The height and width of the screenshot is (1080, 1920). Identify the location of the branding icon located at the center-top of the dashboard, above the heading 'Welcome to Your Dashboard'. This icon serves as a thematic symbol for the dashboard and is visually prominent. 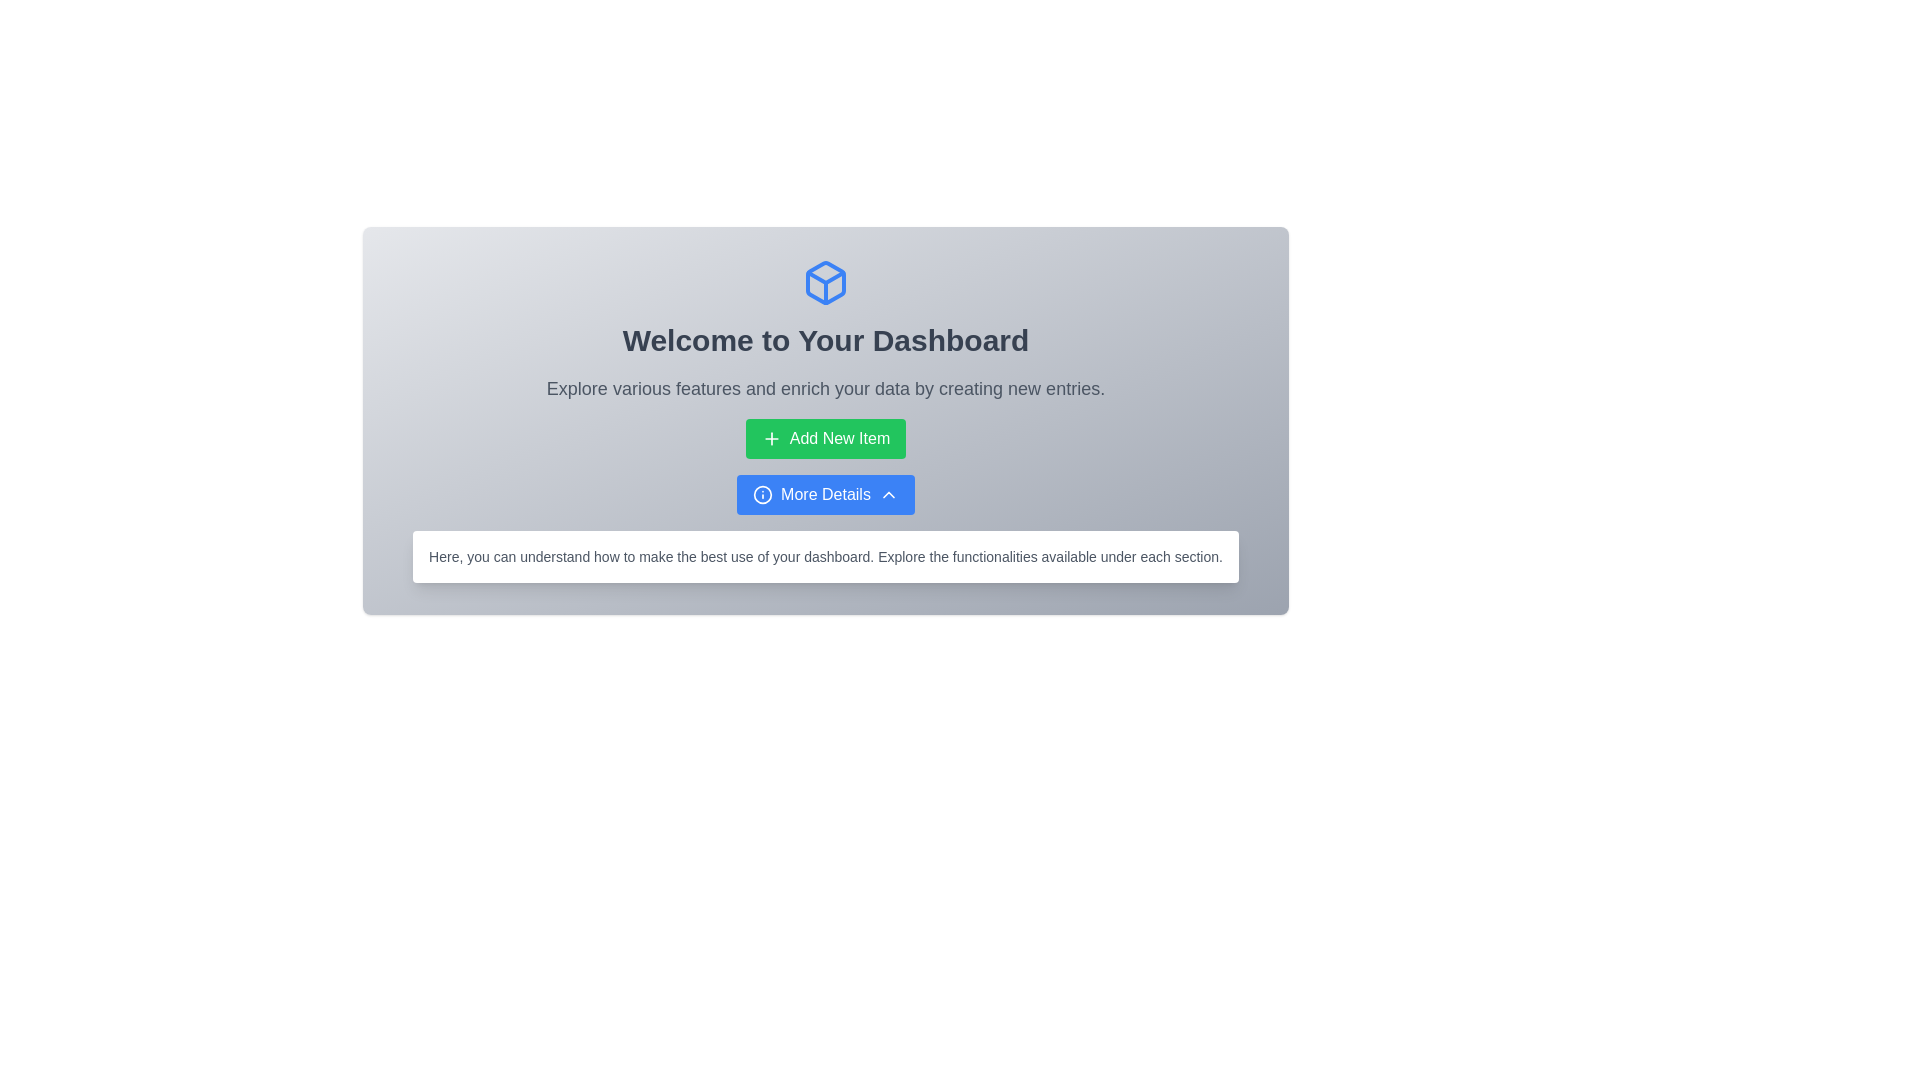
(825, 282).